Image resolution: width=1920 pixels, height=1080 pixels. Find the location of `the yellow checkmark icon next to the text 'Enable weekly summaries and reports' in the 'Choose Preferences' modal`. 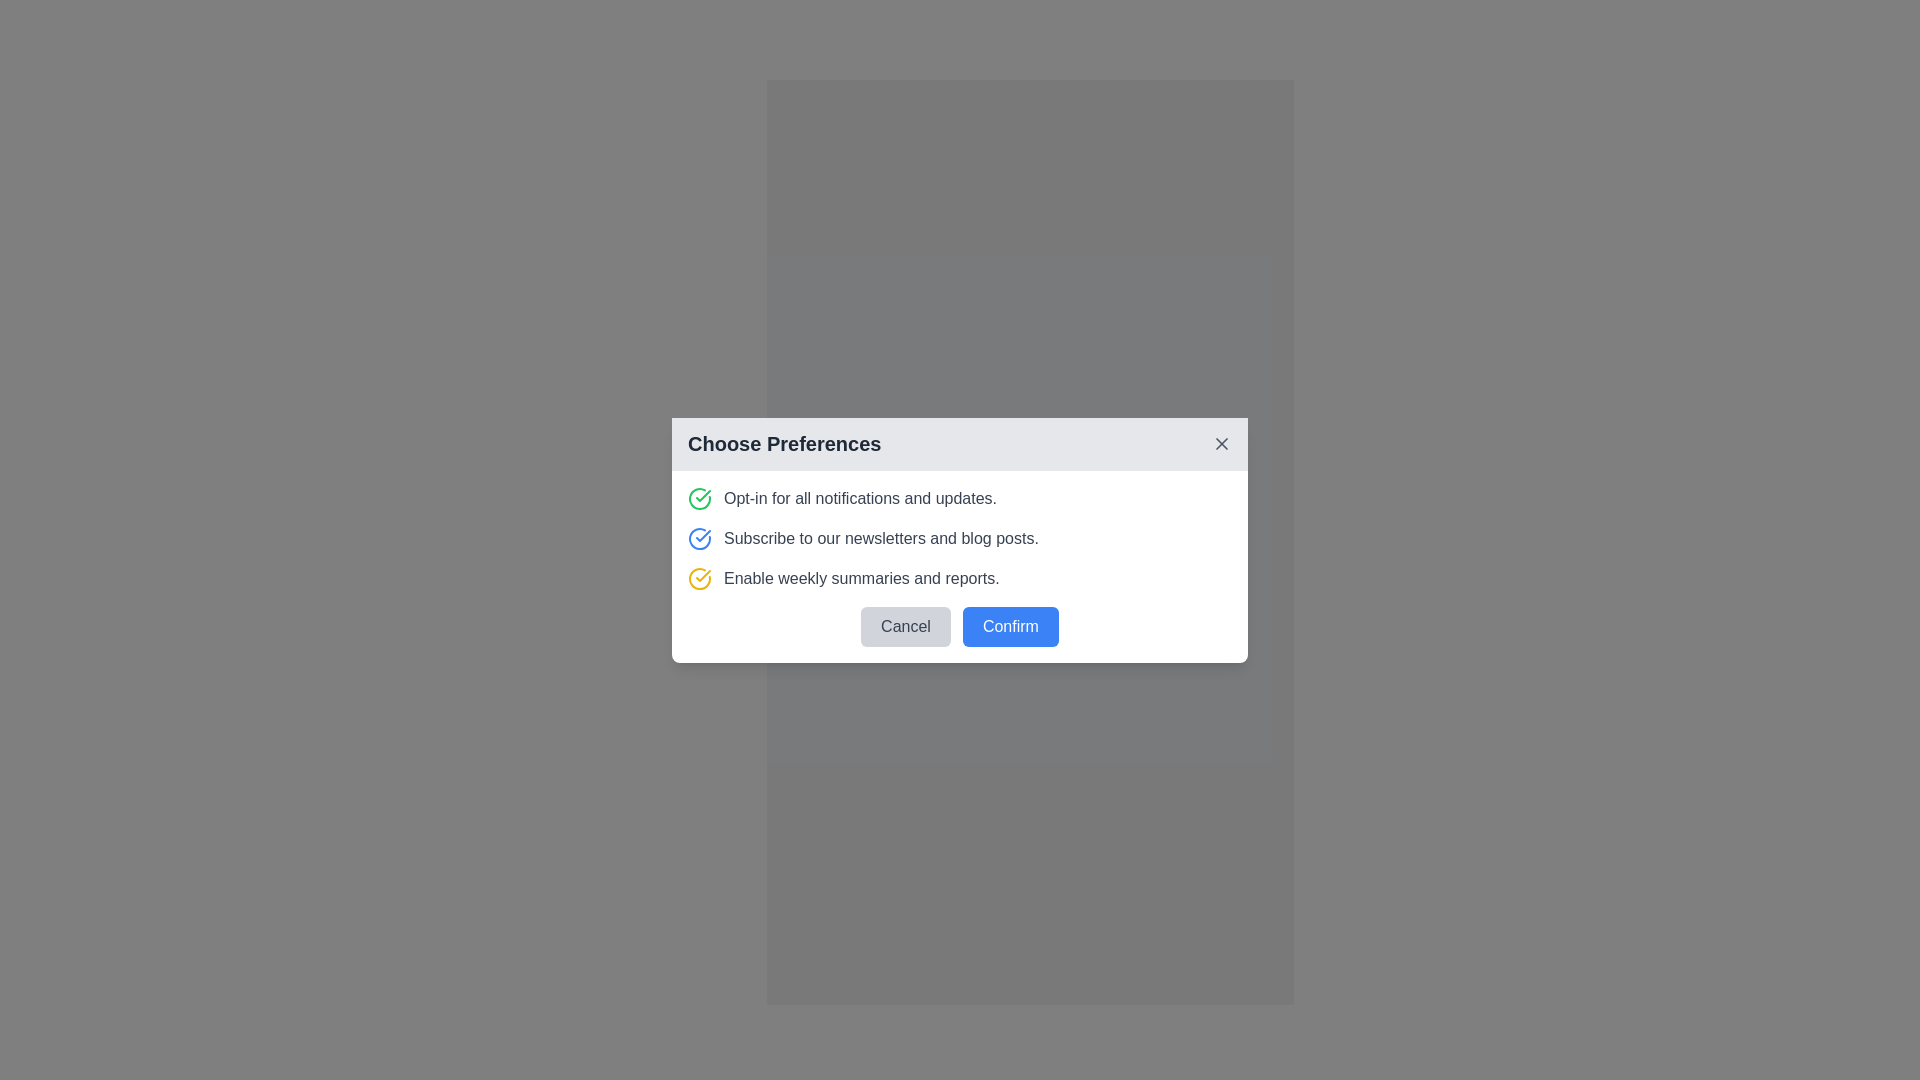

the yellow checkmark icon next to the text 'Enable weekly summaries and reports' in the 'Choose Preferences' modal is located at coordinates (703, 575).